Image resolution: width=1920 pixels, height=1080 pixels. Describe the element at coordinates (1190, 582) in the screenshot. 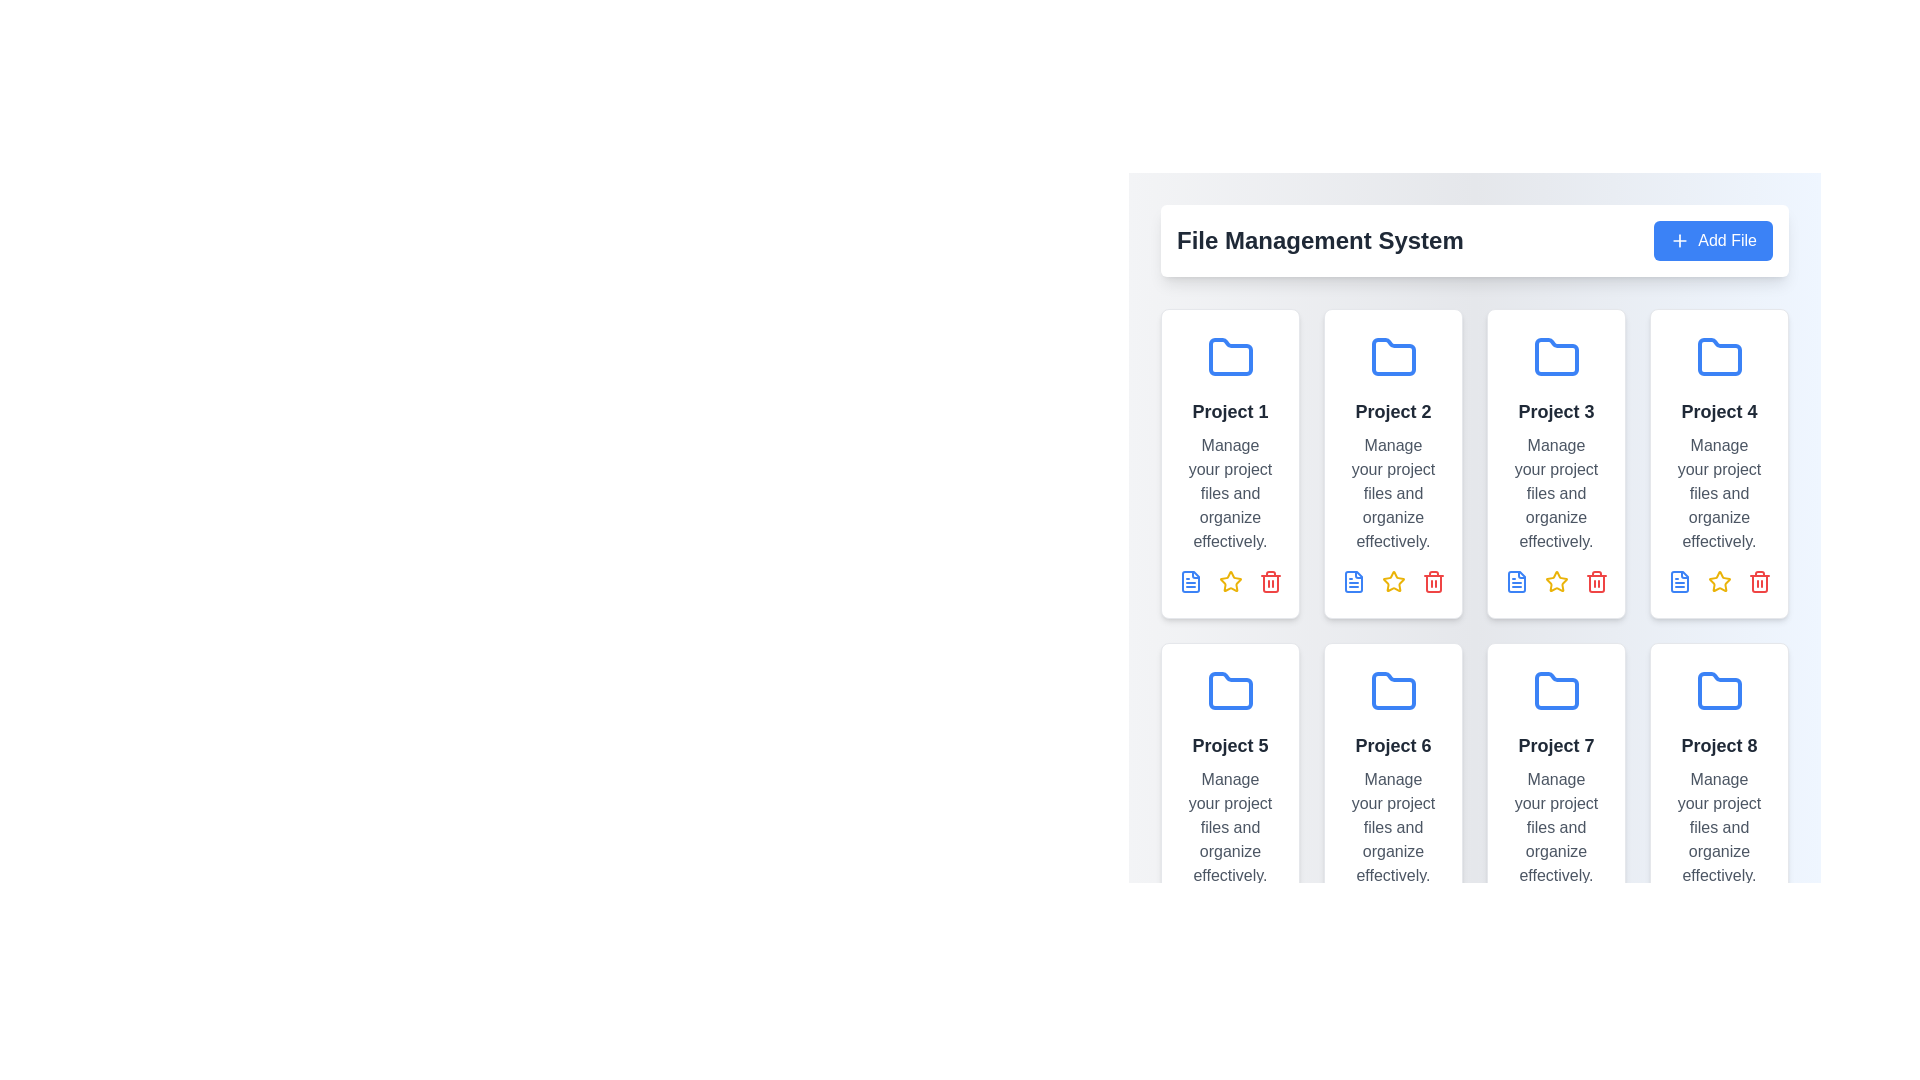

I see `the interactive file-related icon for 'Project 1', located at the bottom-left corner of the 'Project 1' card` at that location.